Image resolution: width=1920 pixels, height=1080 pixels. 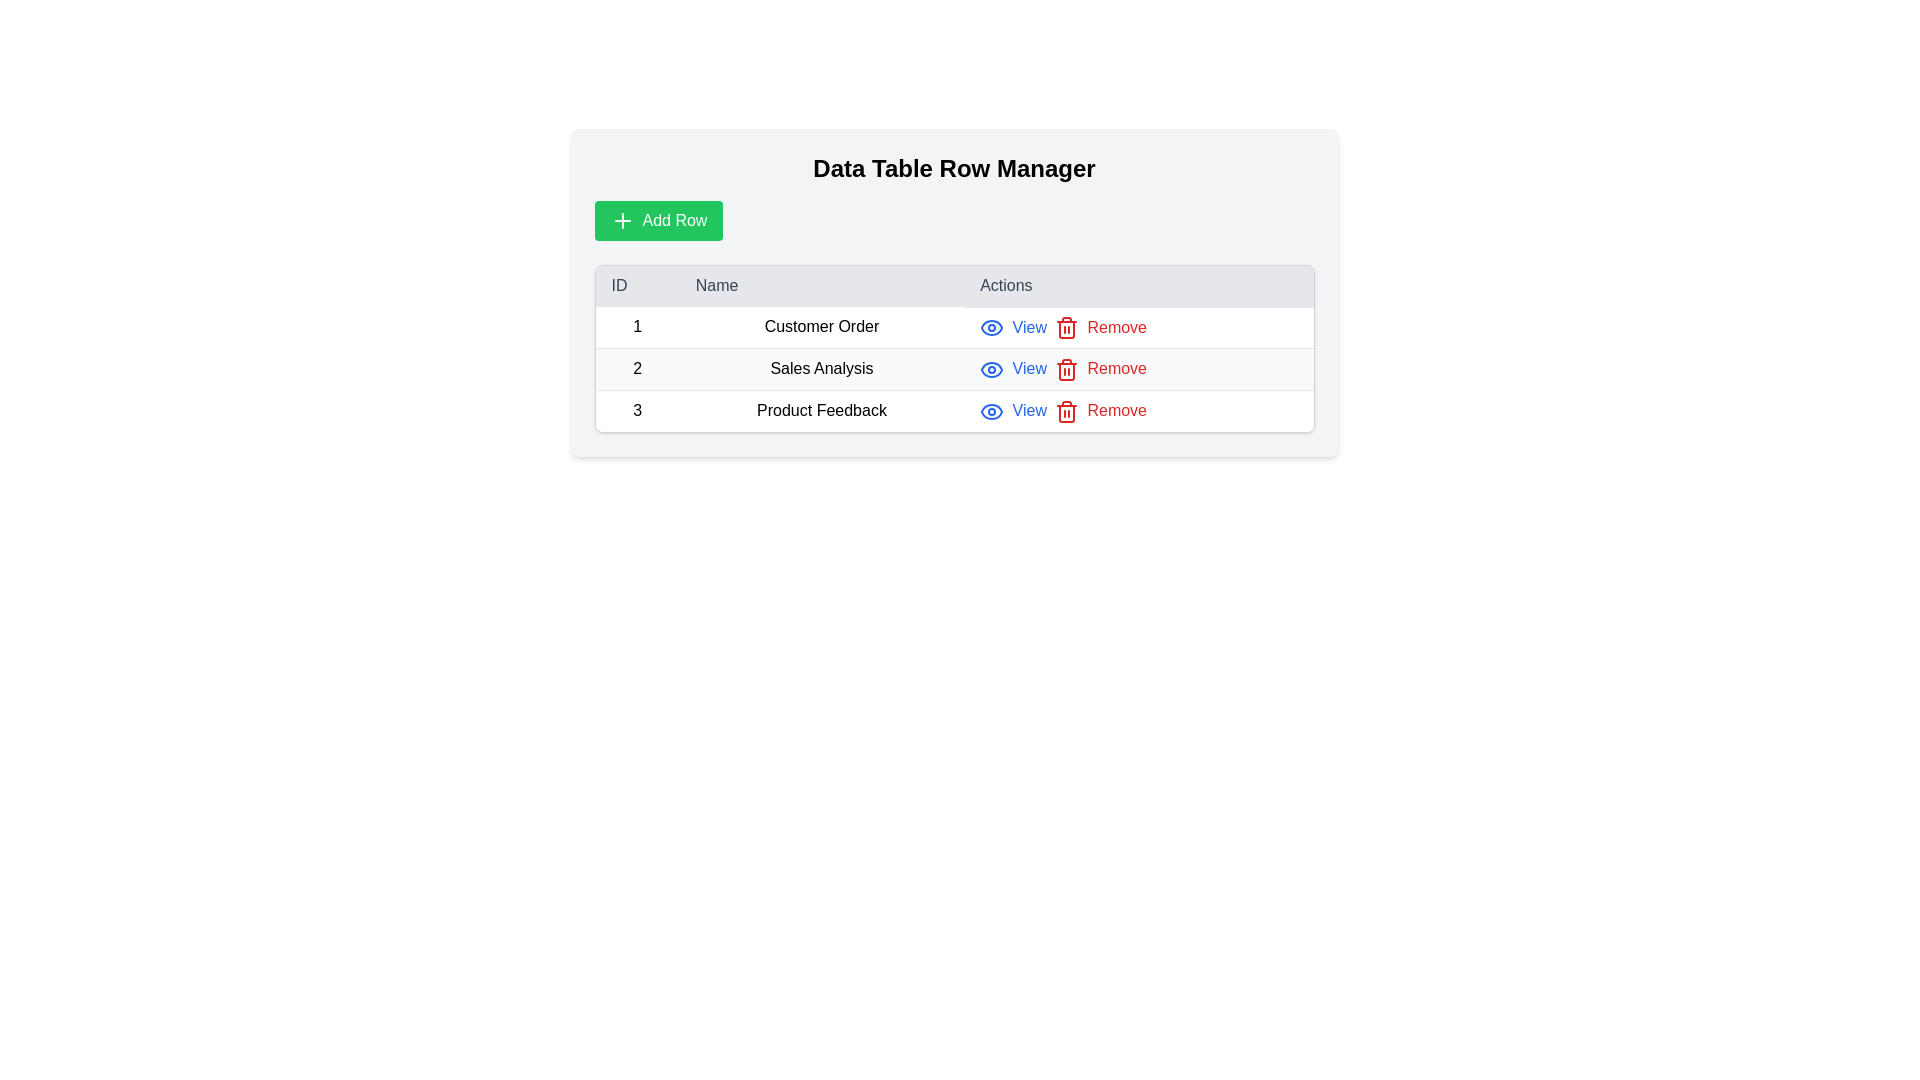 What do you see at coordinates (821, 369) in the screenshot?
I see `displayed text 'Sales Analysis' from the second cell in the 'Name' column of the second row in the table` at bounding box center [821, 369].